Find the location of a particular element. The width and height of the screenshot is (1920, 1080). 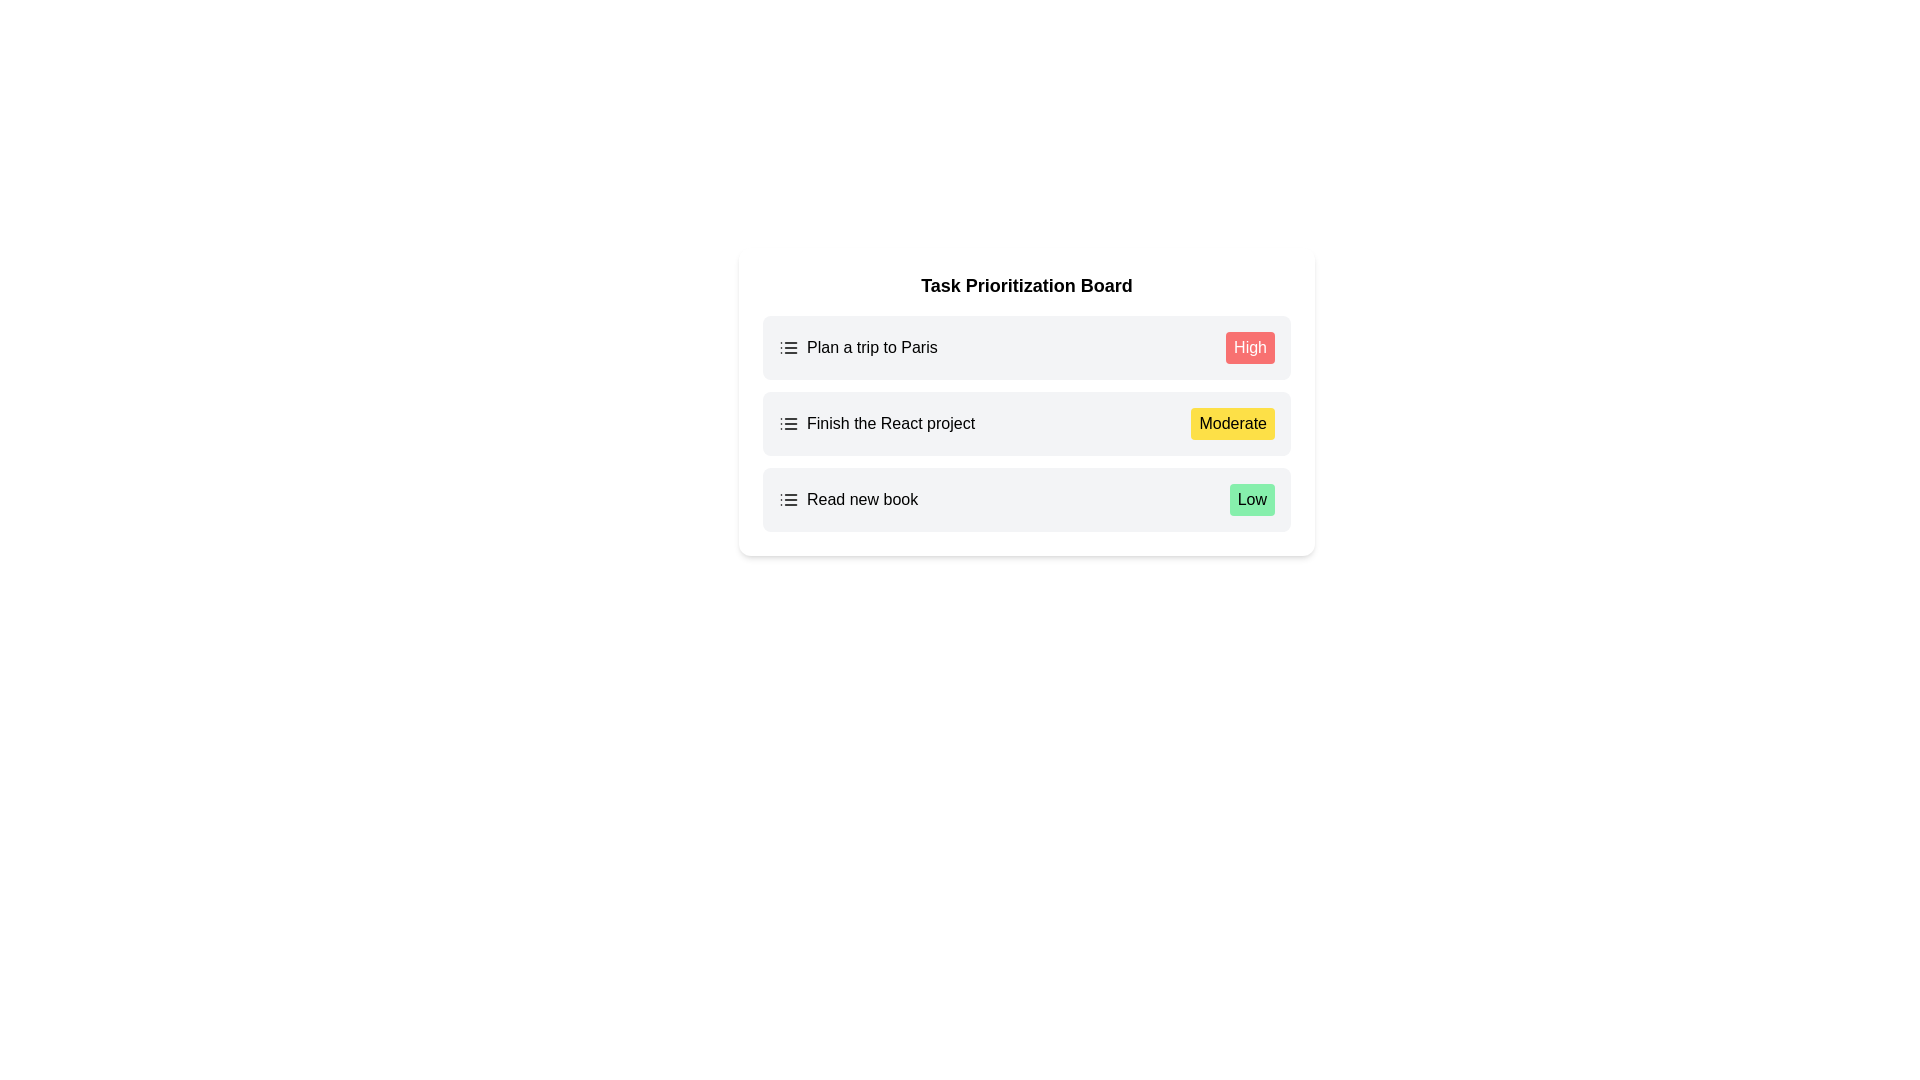

the text element that reads 'Plan a trip to Paris.' which is part of the task list in the 'Task Prioritization Board.' is located at coordinates (872, 346).